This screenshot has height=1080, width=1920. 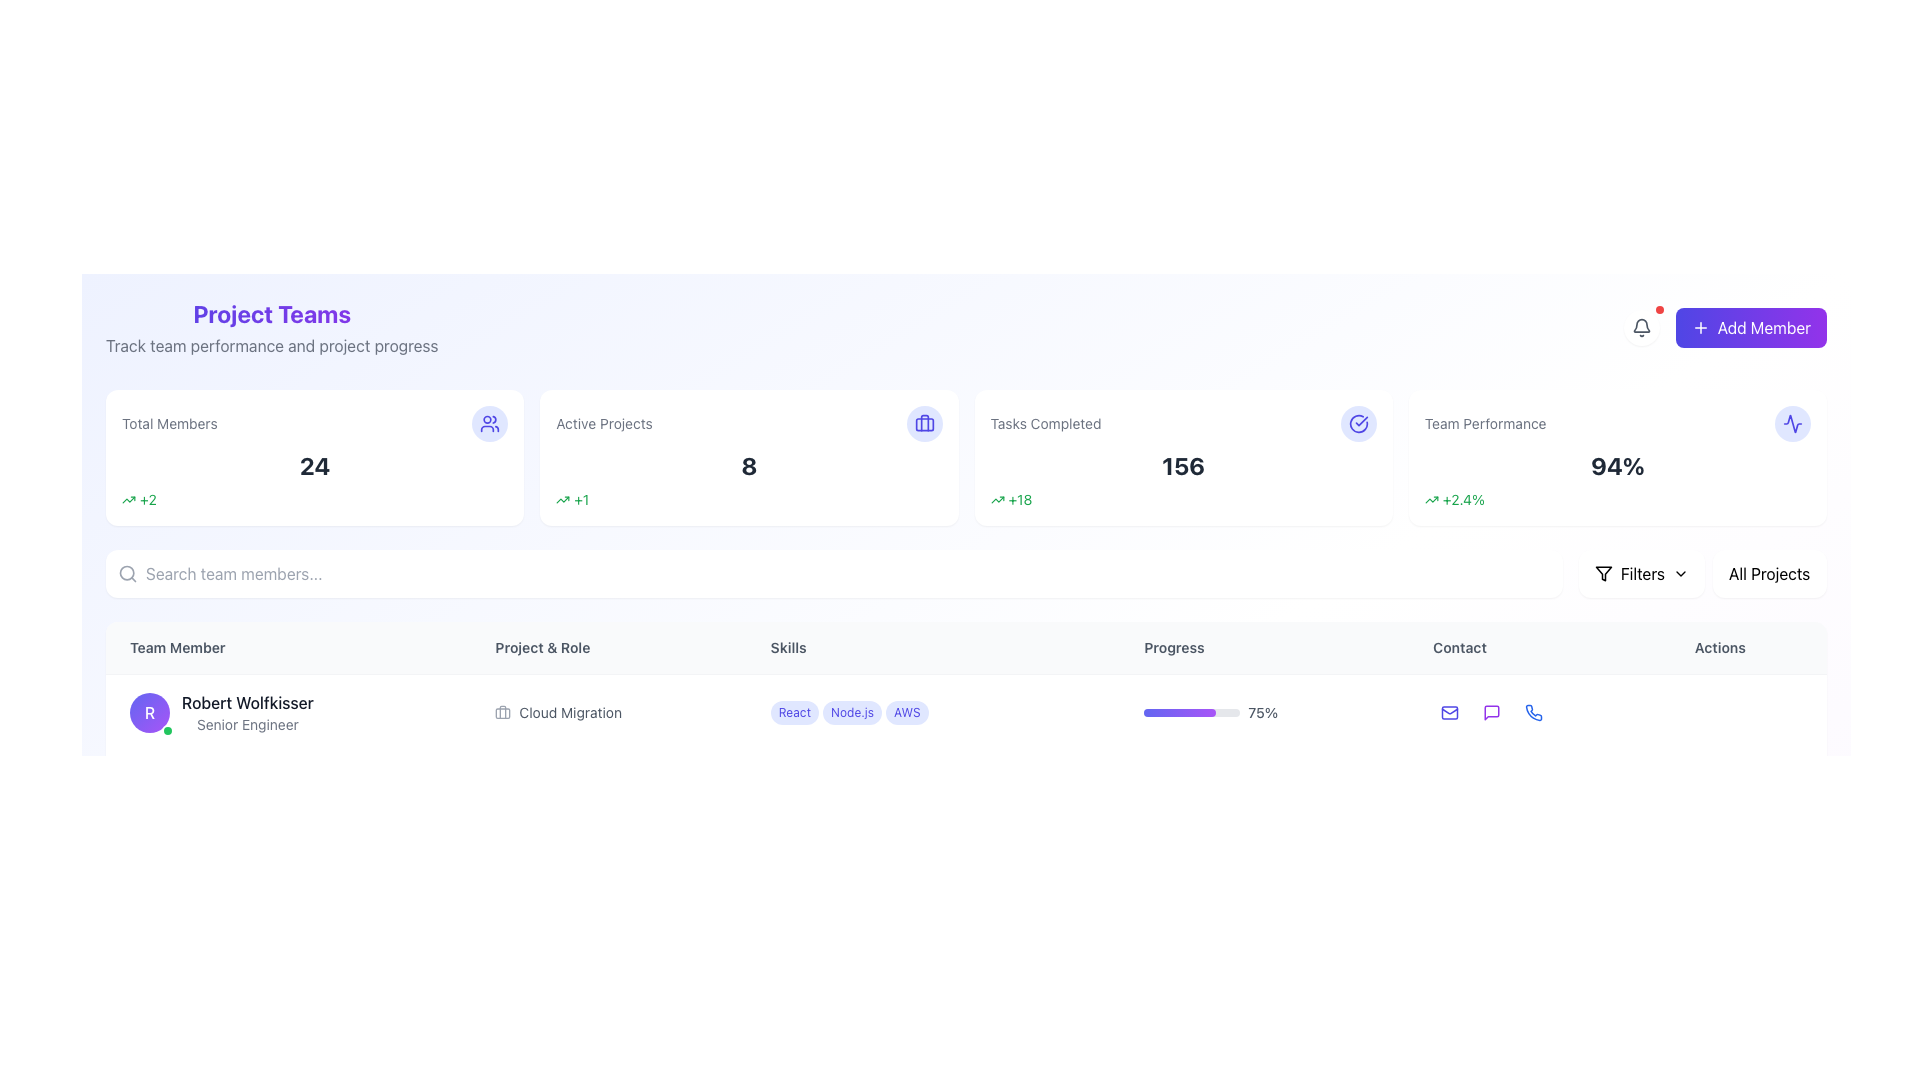 I want to click on the percentage indicator text label located within the 'Team Performance' card, positioned at the far right of the top row of summary cards, adjacent to the upward trending icon, so click(x=1463, y=499).